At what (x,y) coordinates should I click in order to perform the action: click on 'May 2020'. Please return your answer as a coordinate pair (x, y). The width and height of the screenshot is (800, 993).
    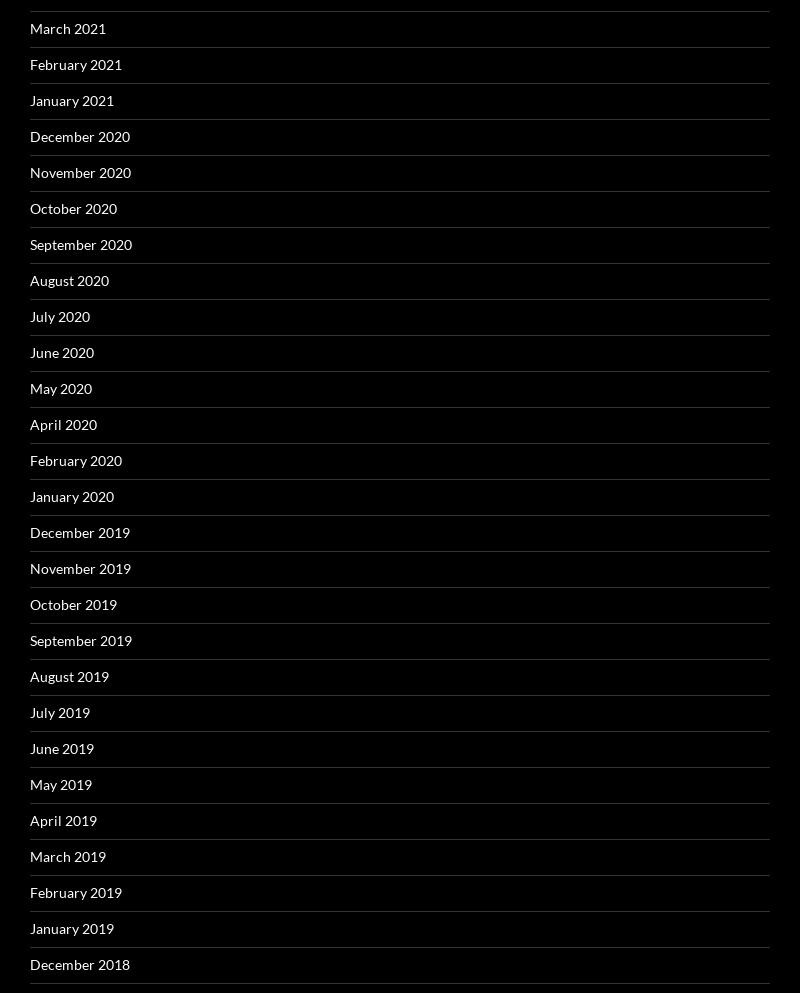
    Looking at the image, I should click on (59, 386).